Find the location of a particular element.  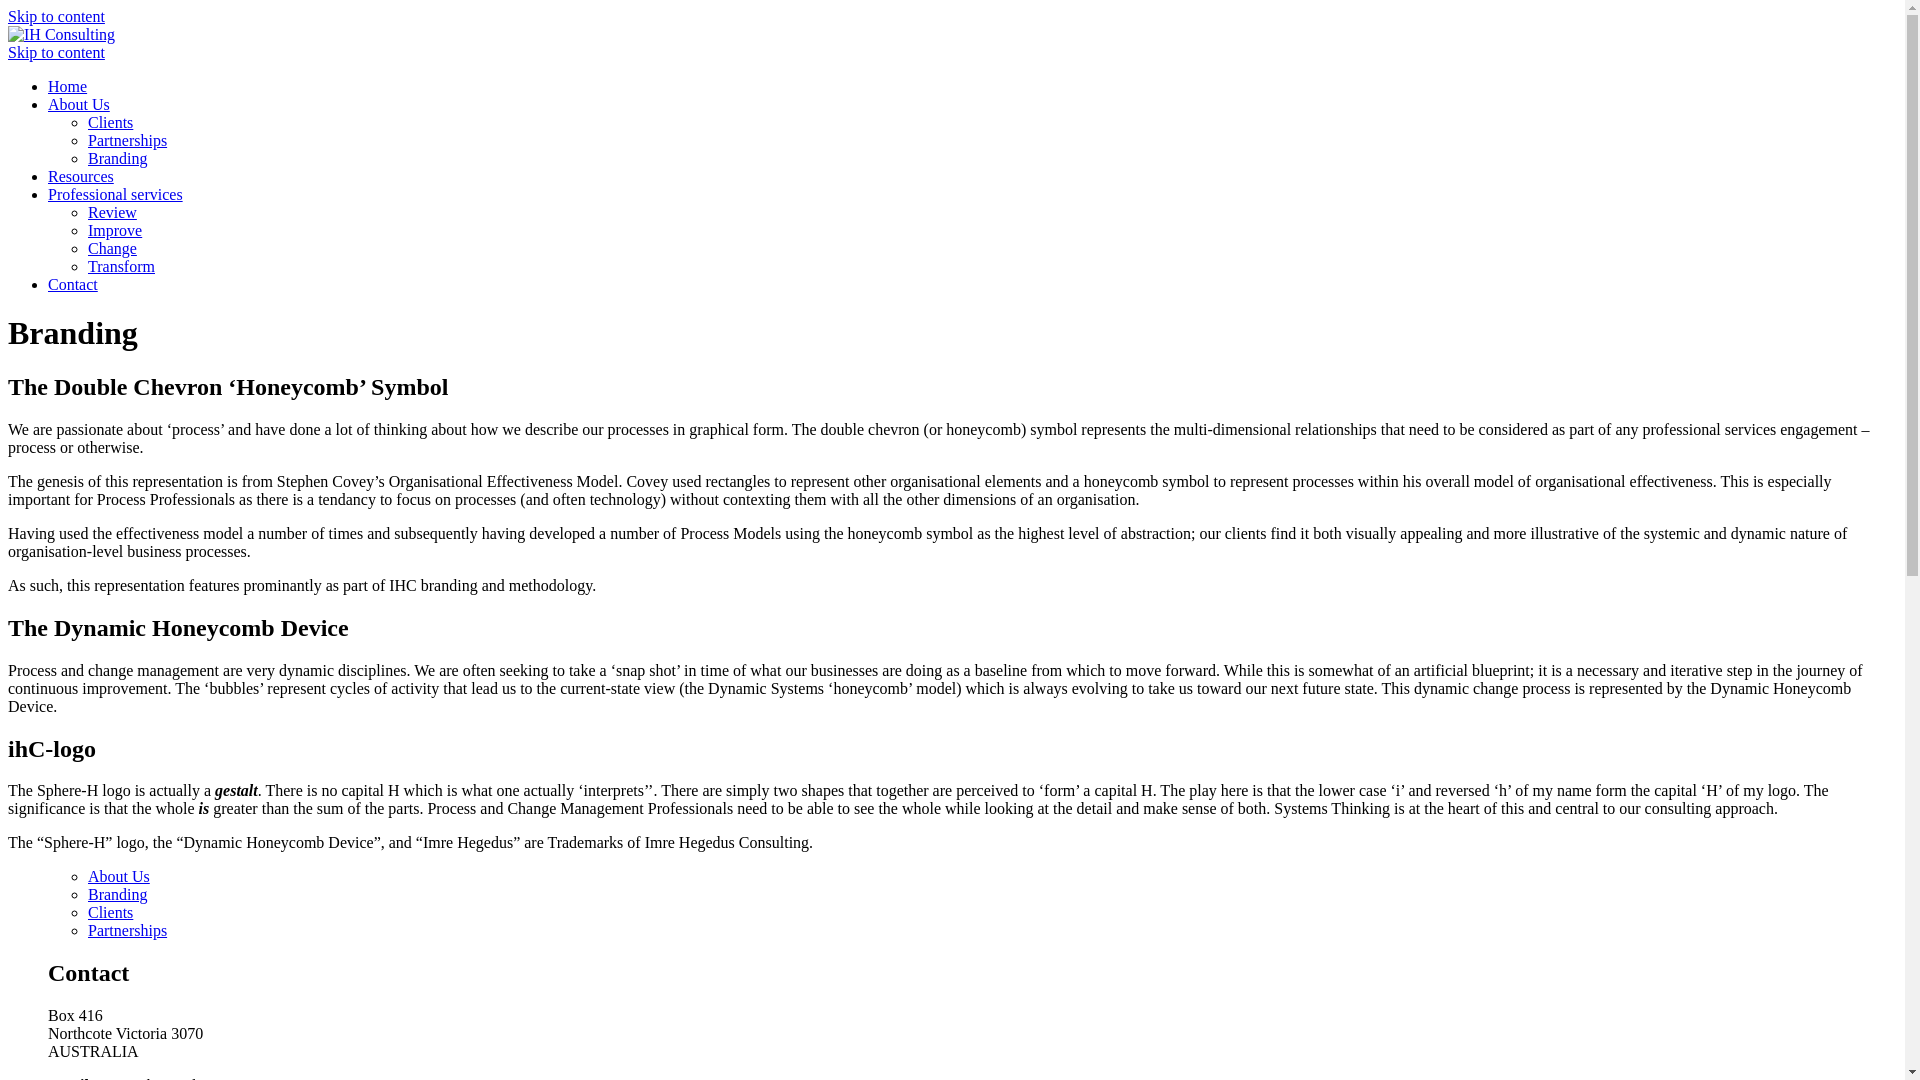

'Branding' is located at coordinates (86, 893).